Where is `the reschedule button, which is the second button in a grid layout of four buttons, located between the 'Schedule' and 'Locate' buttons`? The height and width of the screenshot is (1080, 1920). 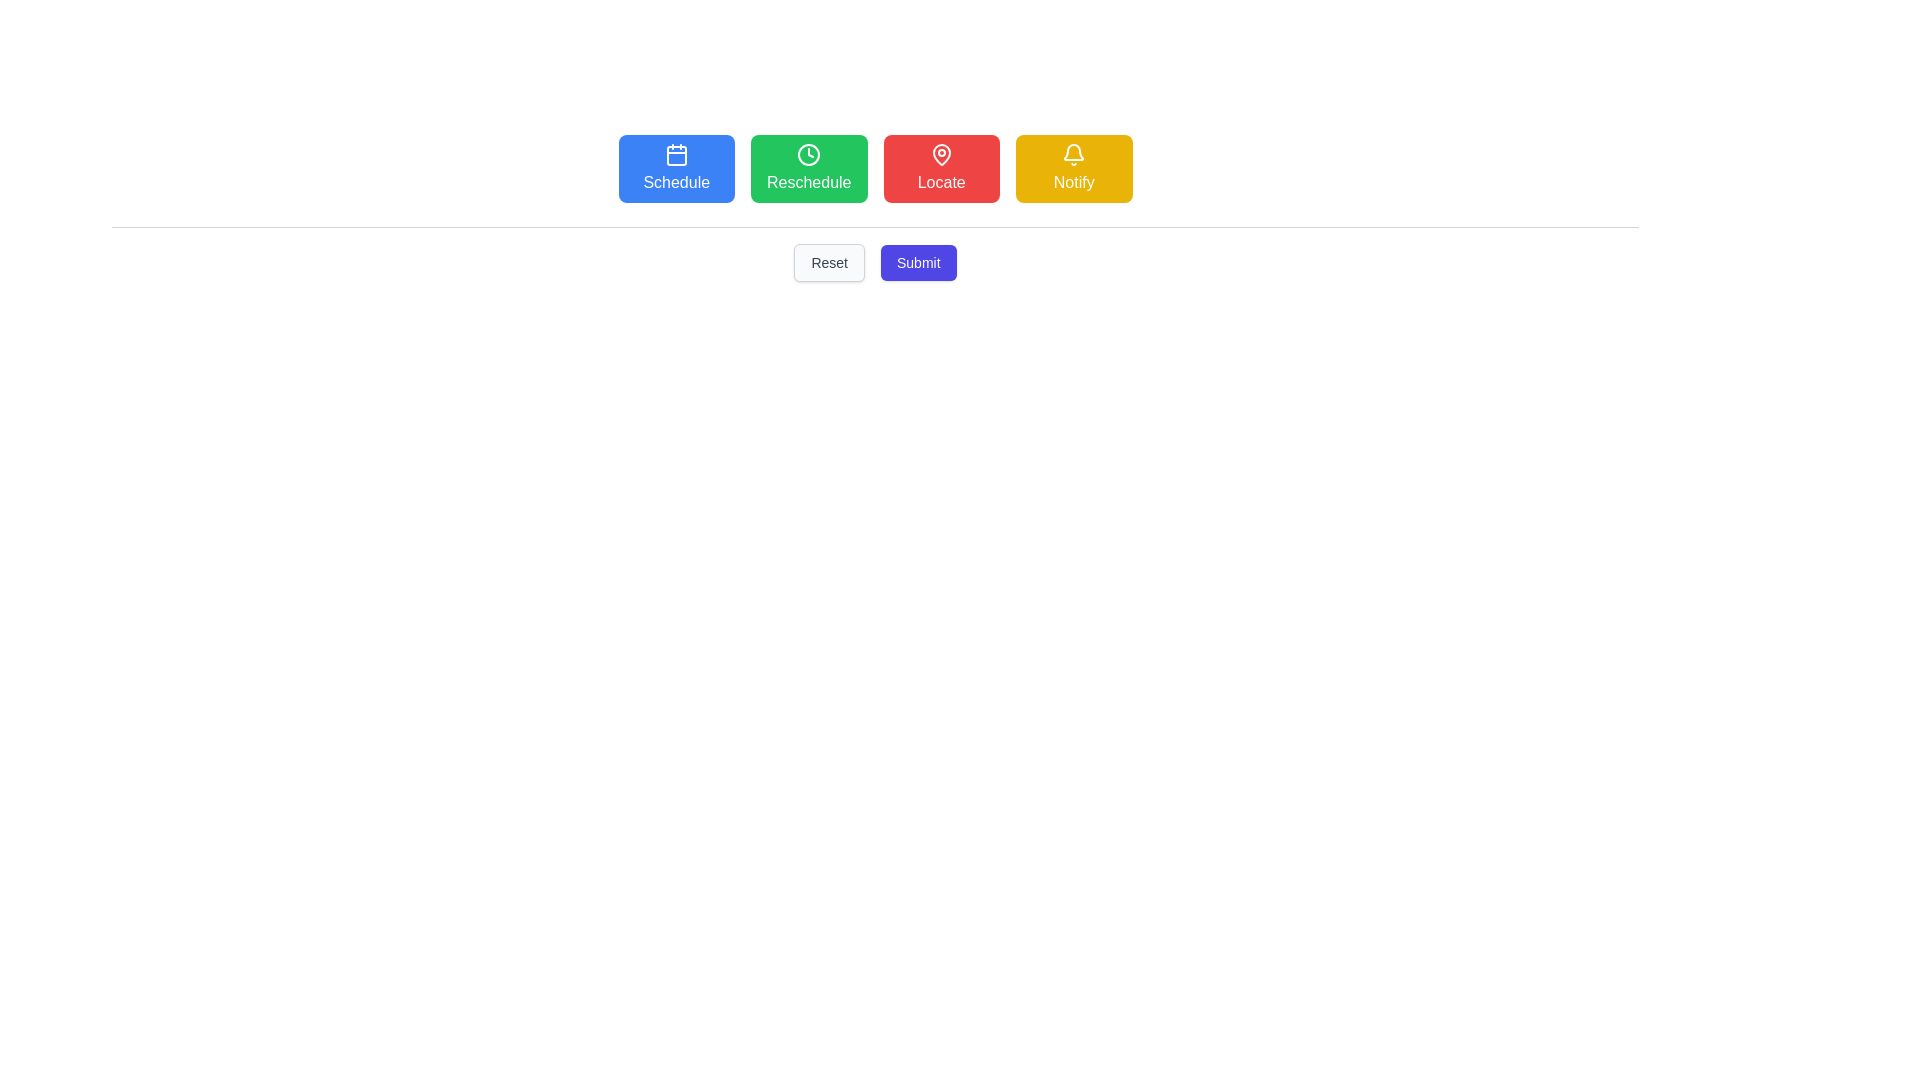 the reschedule button, which is the second button in a grid layout of four buttons, located between the 'Schedule' and 'Locate' buttons is located at coordinates (809, 168).